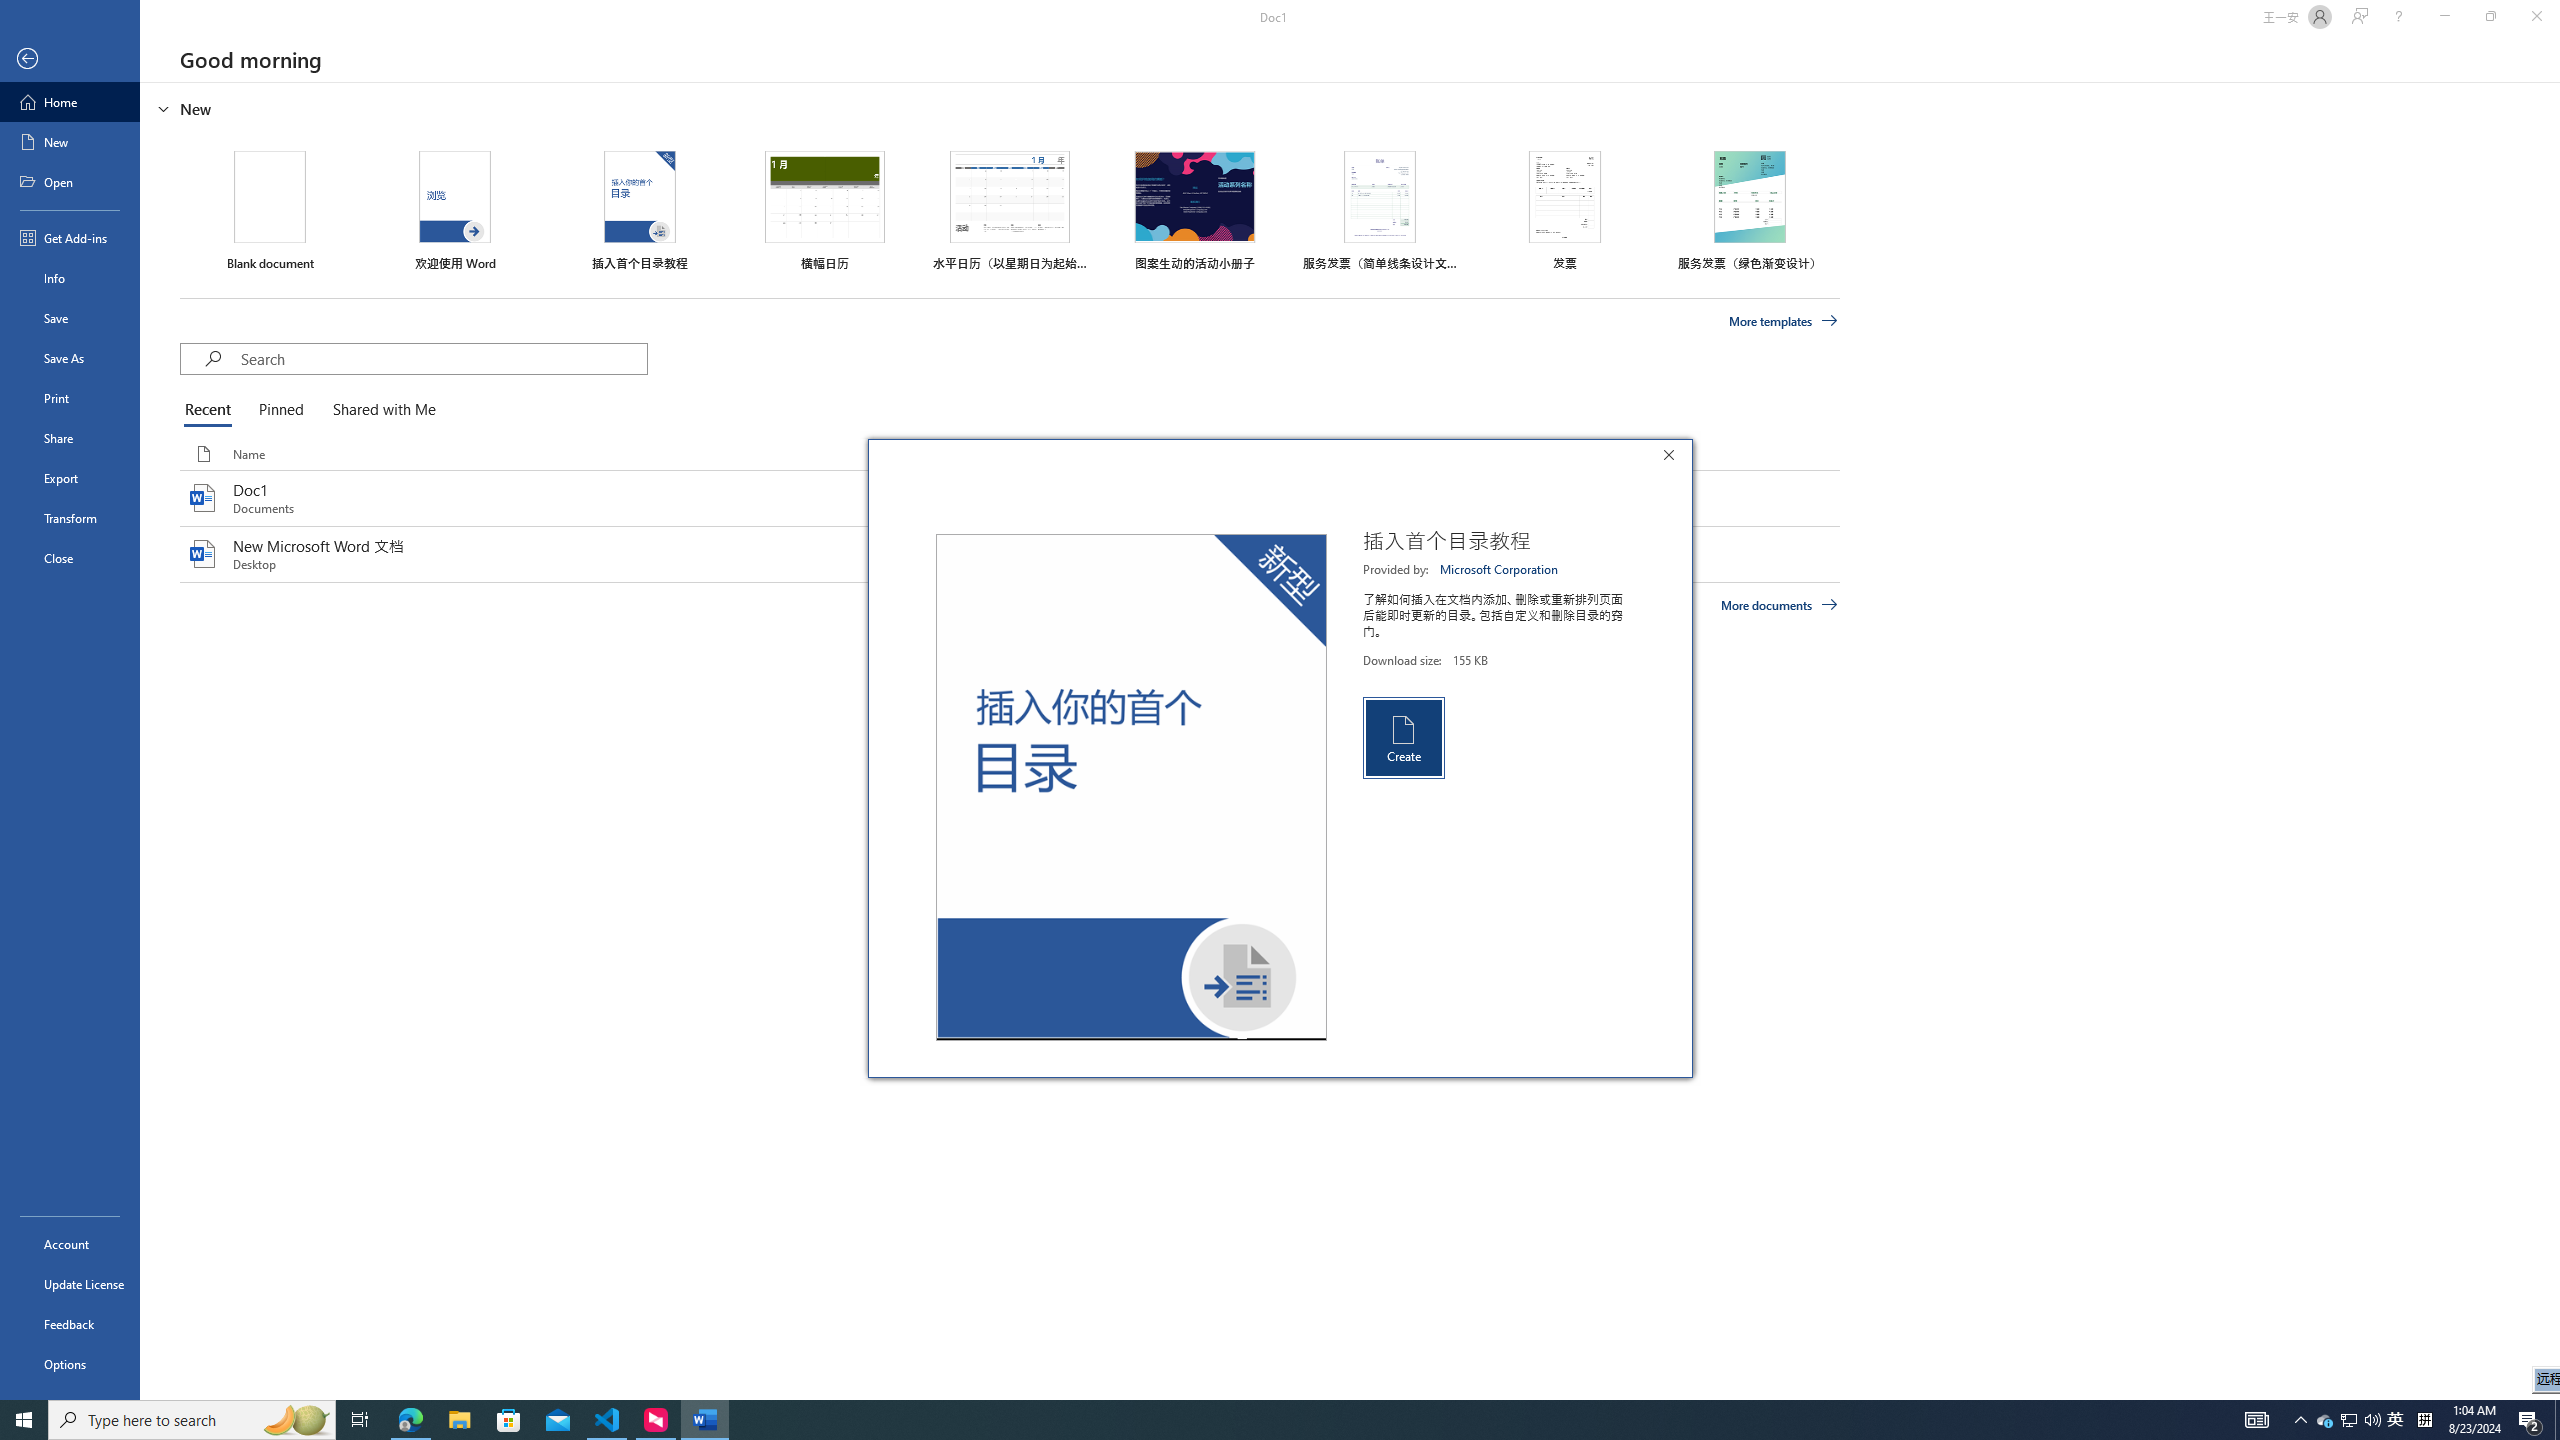 This screenshot has width=2560, height=1440. I want to click on 'Show desktop', so click(2556, 1418).